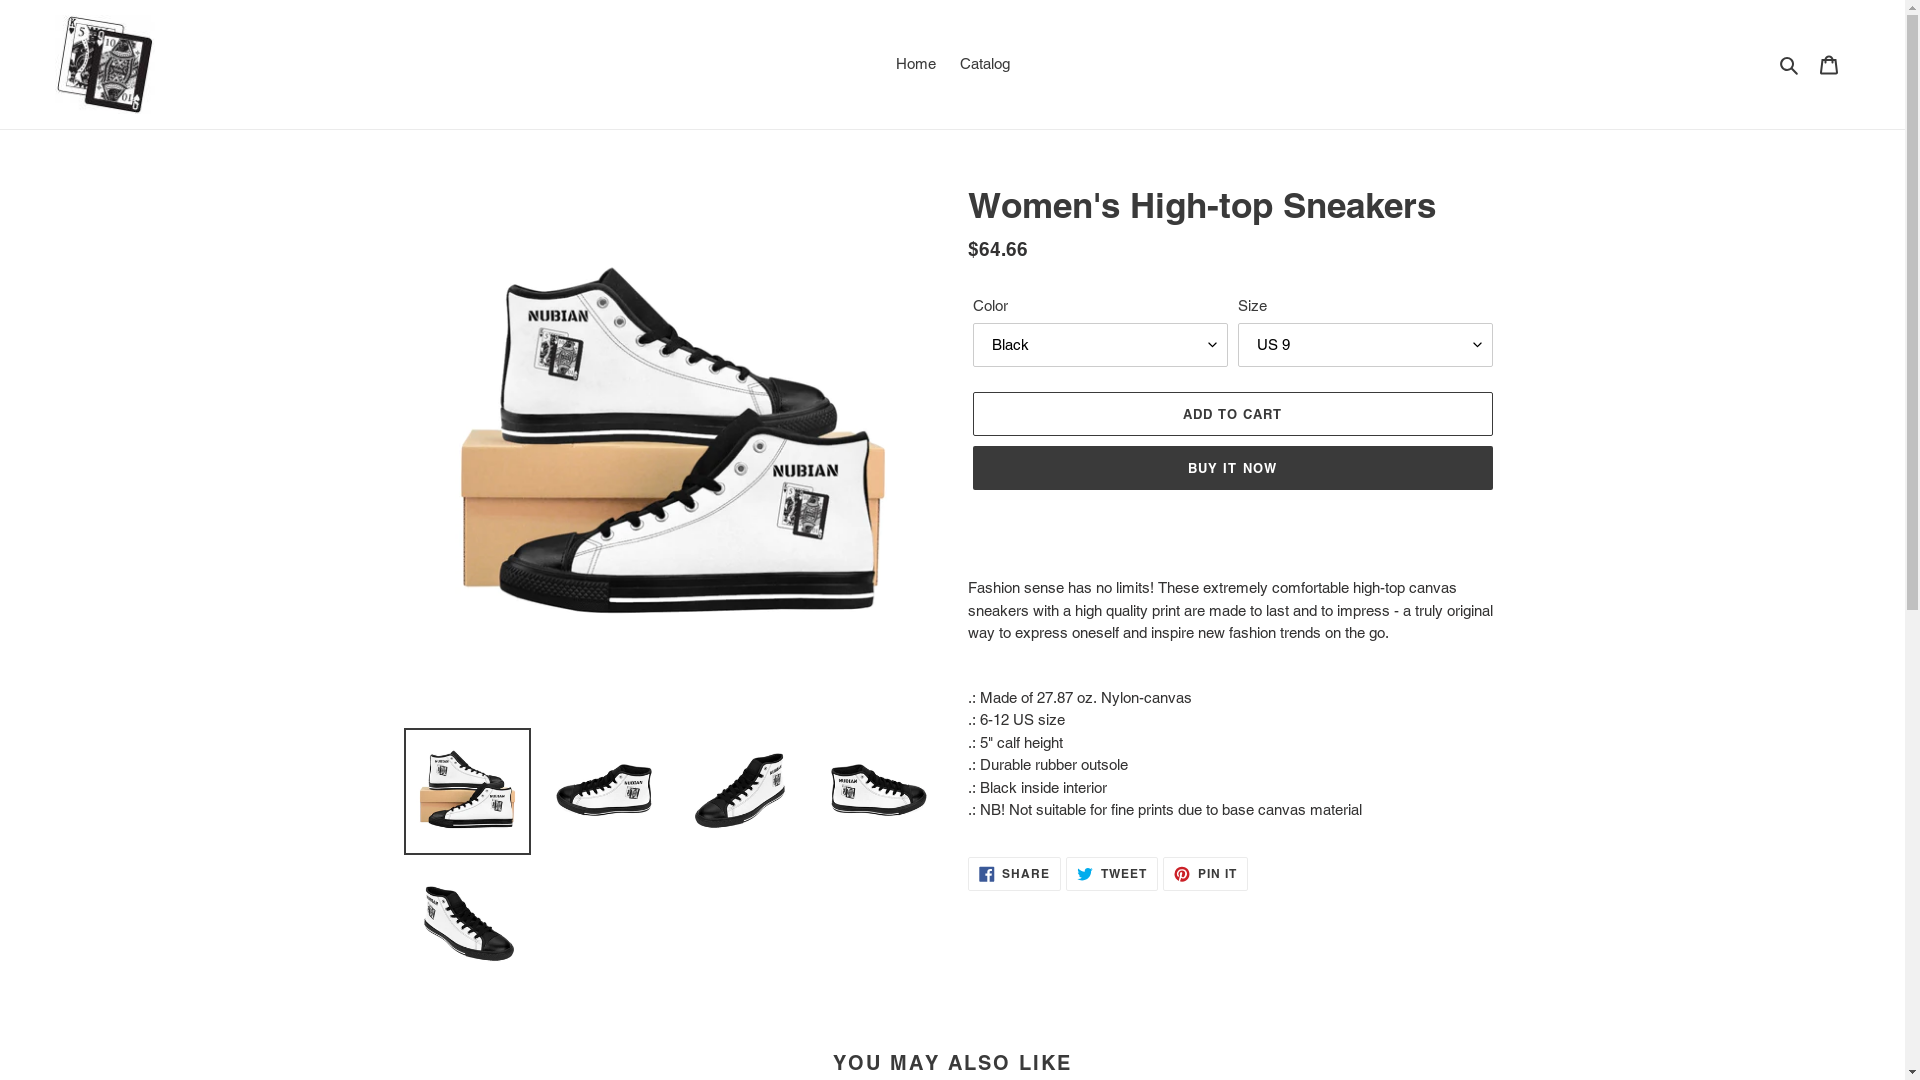  Describe the element at coordinates (984, 63) in the screenshot. I see `'Catalog'` at that location.